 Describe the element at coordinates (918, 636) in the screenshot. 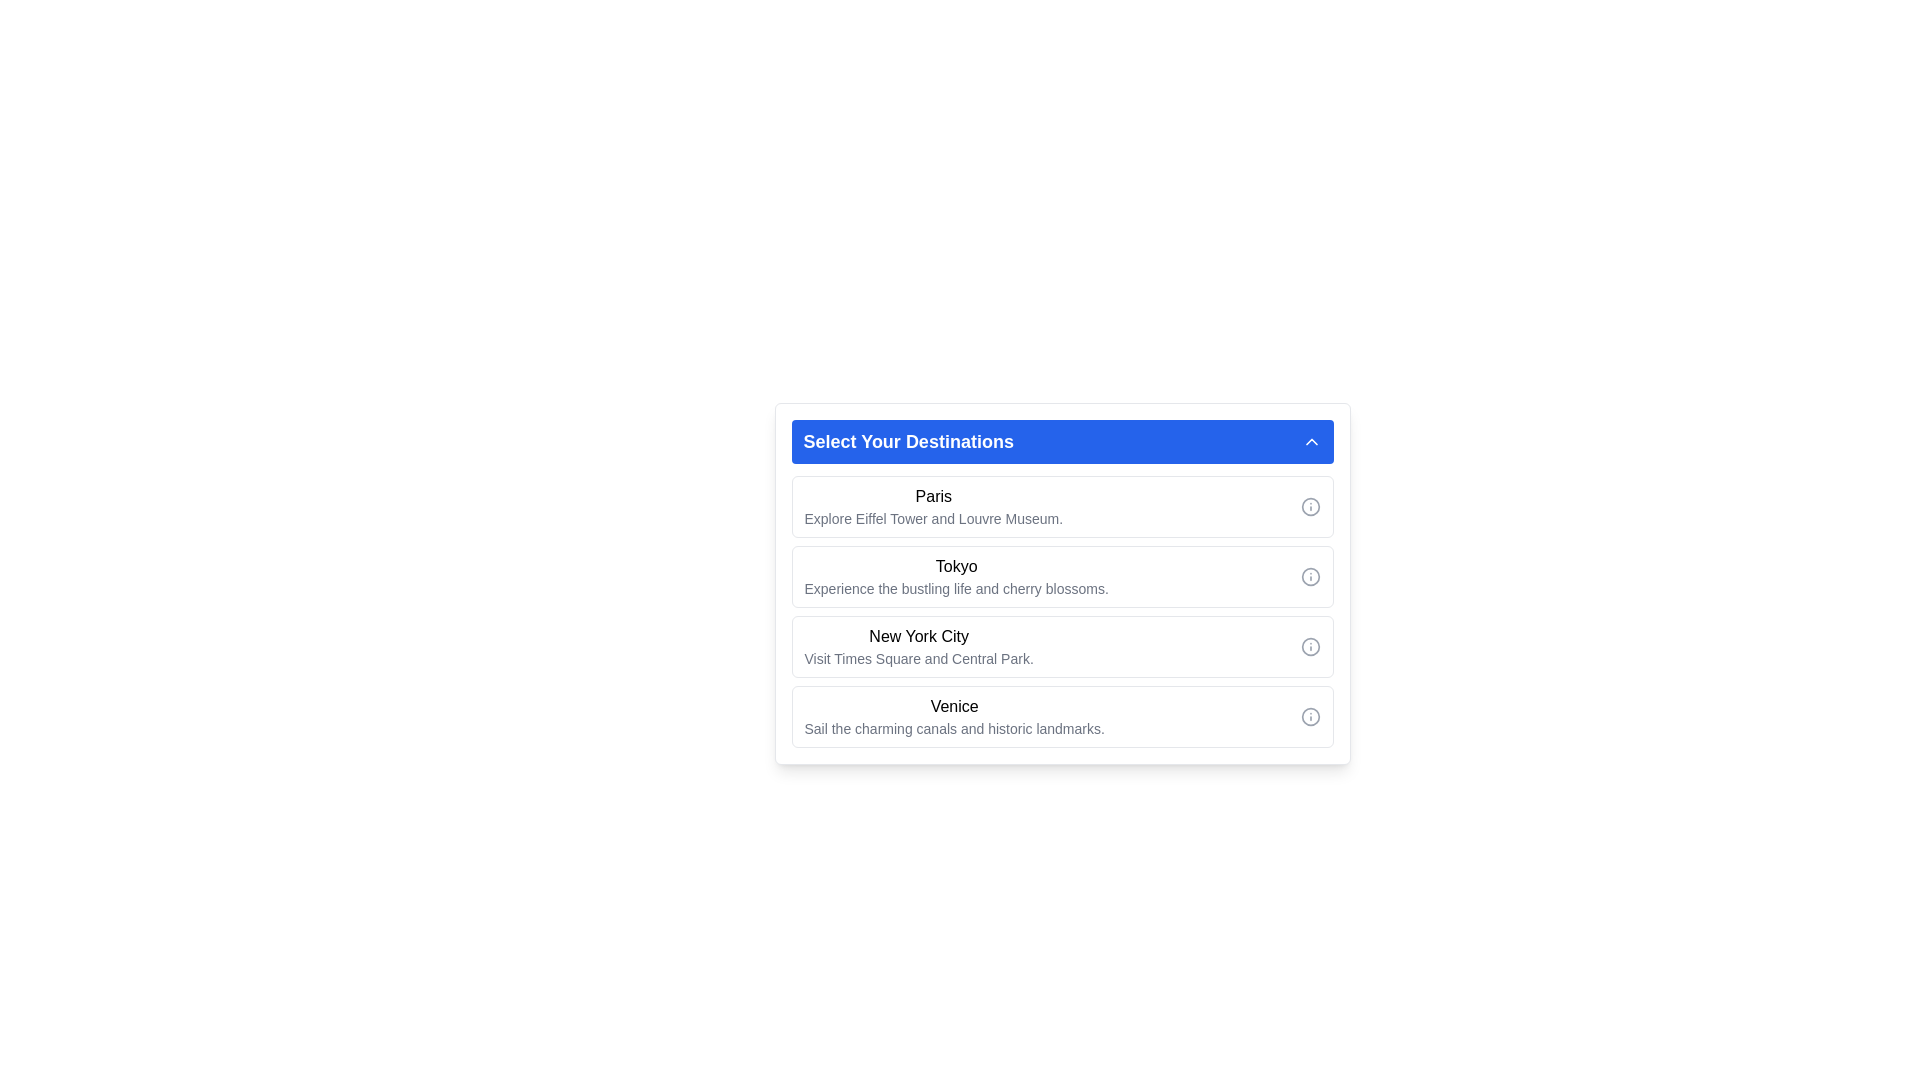

I see `the bold text label reading 'New York City', which is the main title in the third slot of the destinations list` at that location.